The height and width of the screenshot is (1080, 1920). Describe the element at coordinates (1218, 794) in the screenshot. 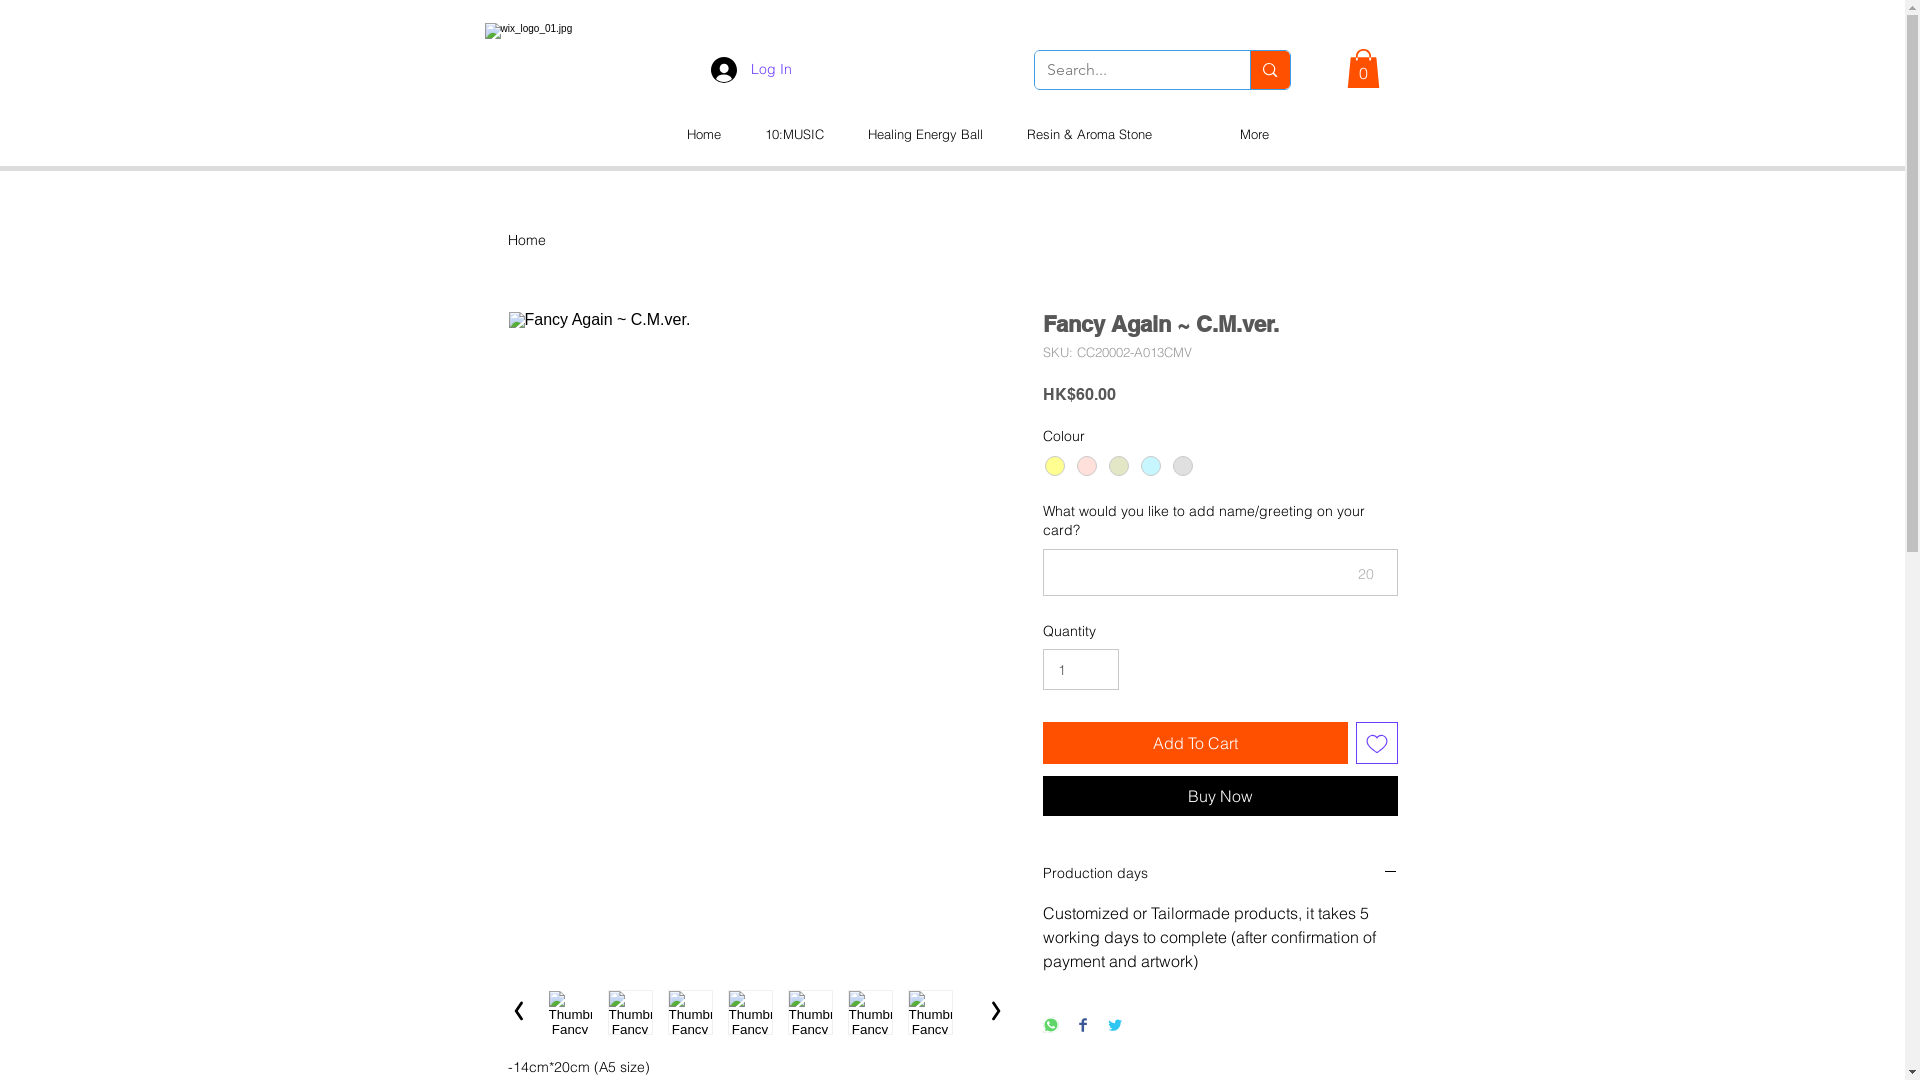

I see `'Buy Now'` at that location.